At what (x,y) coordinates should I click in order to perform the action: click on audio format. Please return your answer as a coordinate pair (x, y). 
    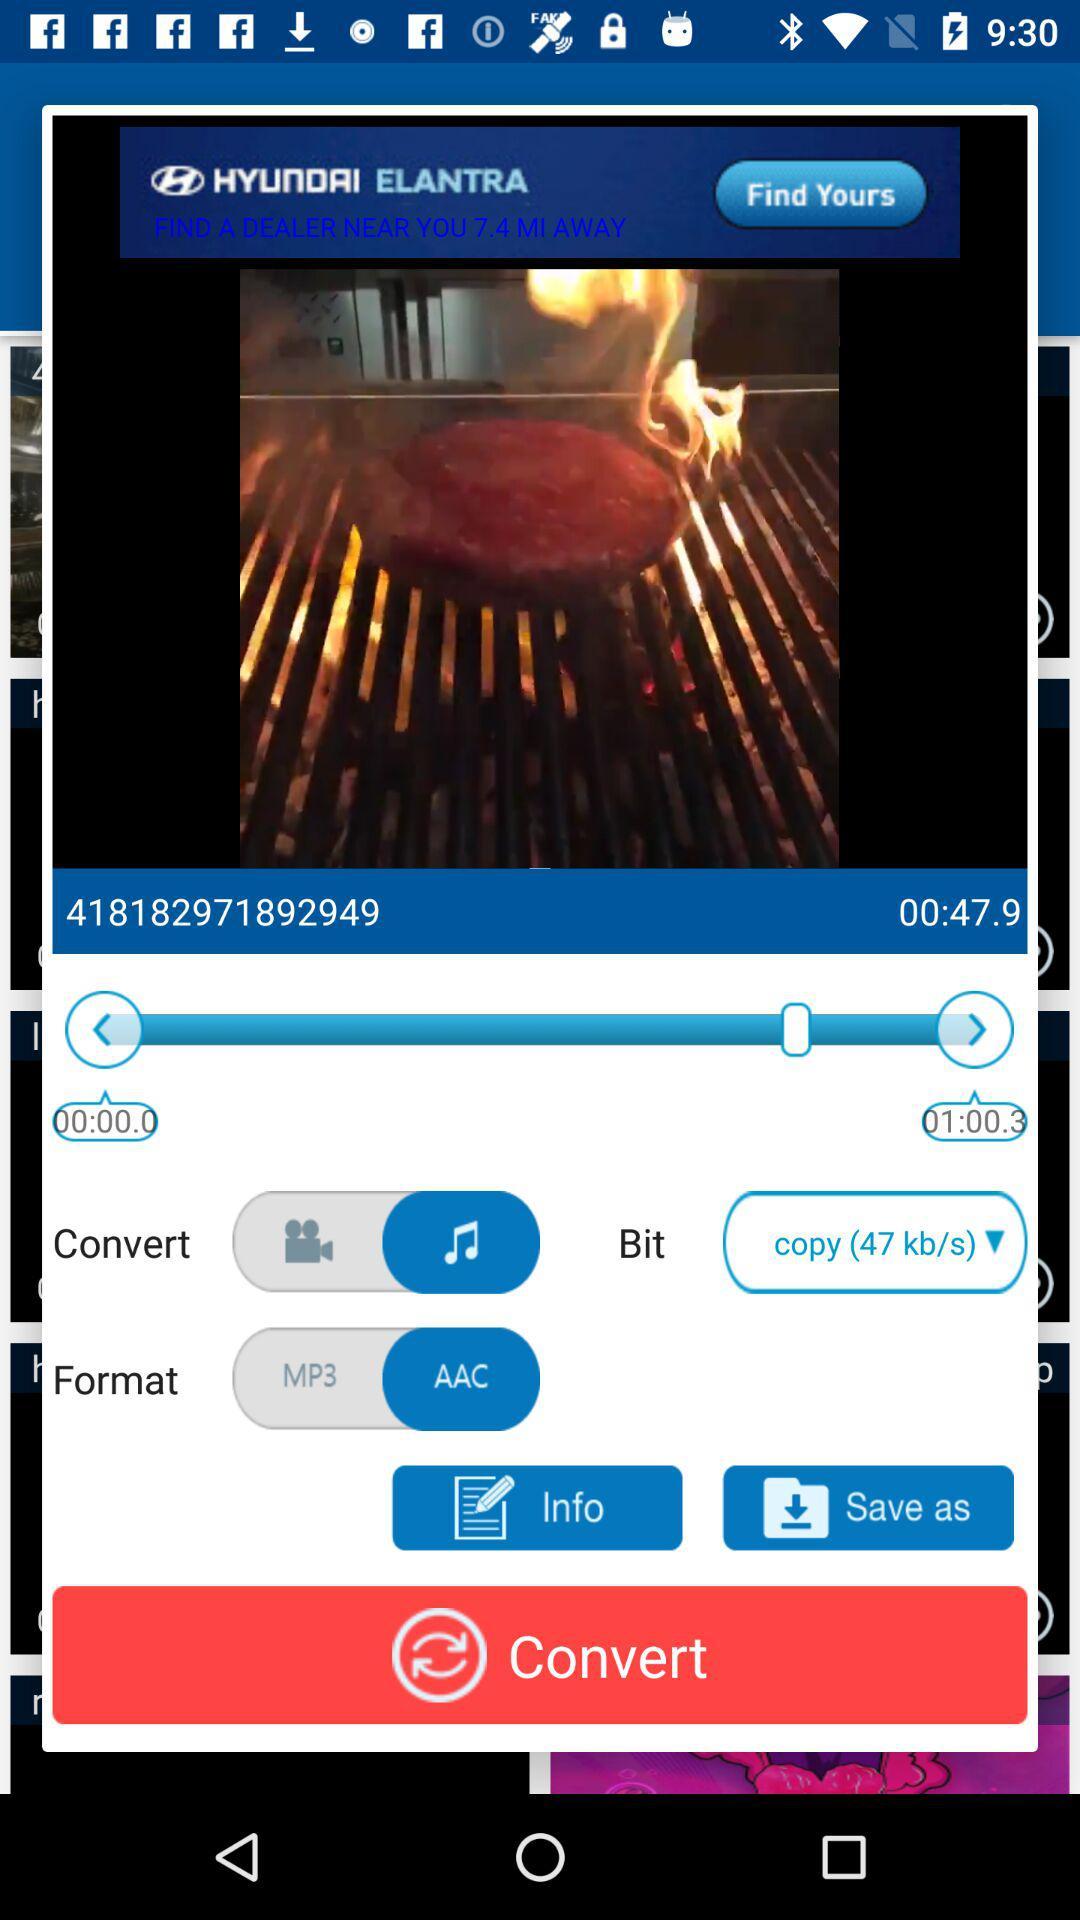
    Looking at the image, I should click on (461, 1378).